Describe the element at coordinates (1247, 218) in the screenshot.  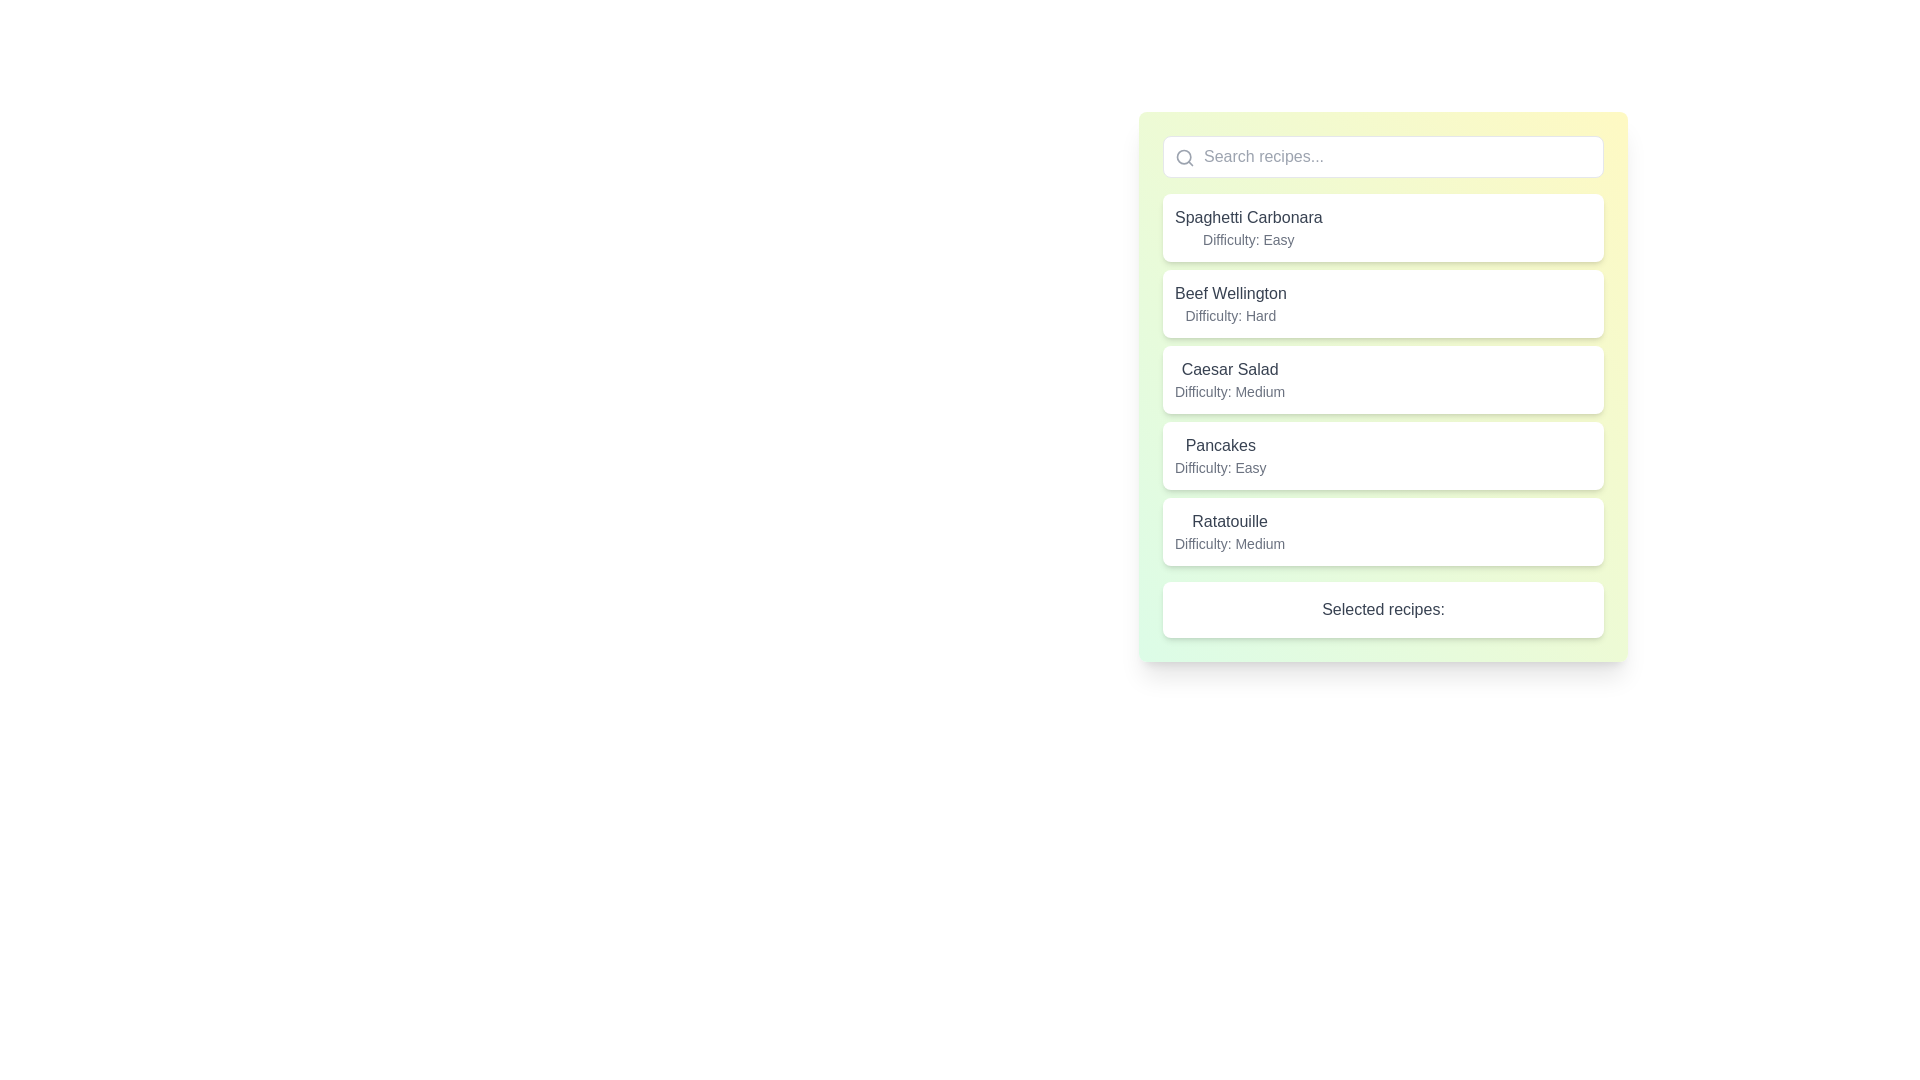
I see `the text label 'Spaghetti Carbonara' which is styled in a medium-weight font and gray color, located at the top of the first rectangular recipe card in a vertical list` at that location.